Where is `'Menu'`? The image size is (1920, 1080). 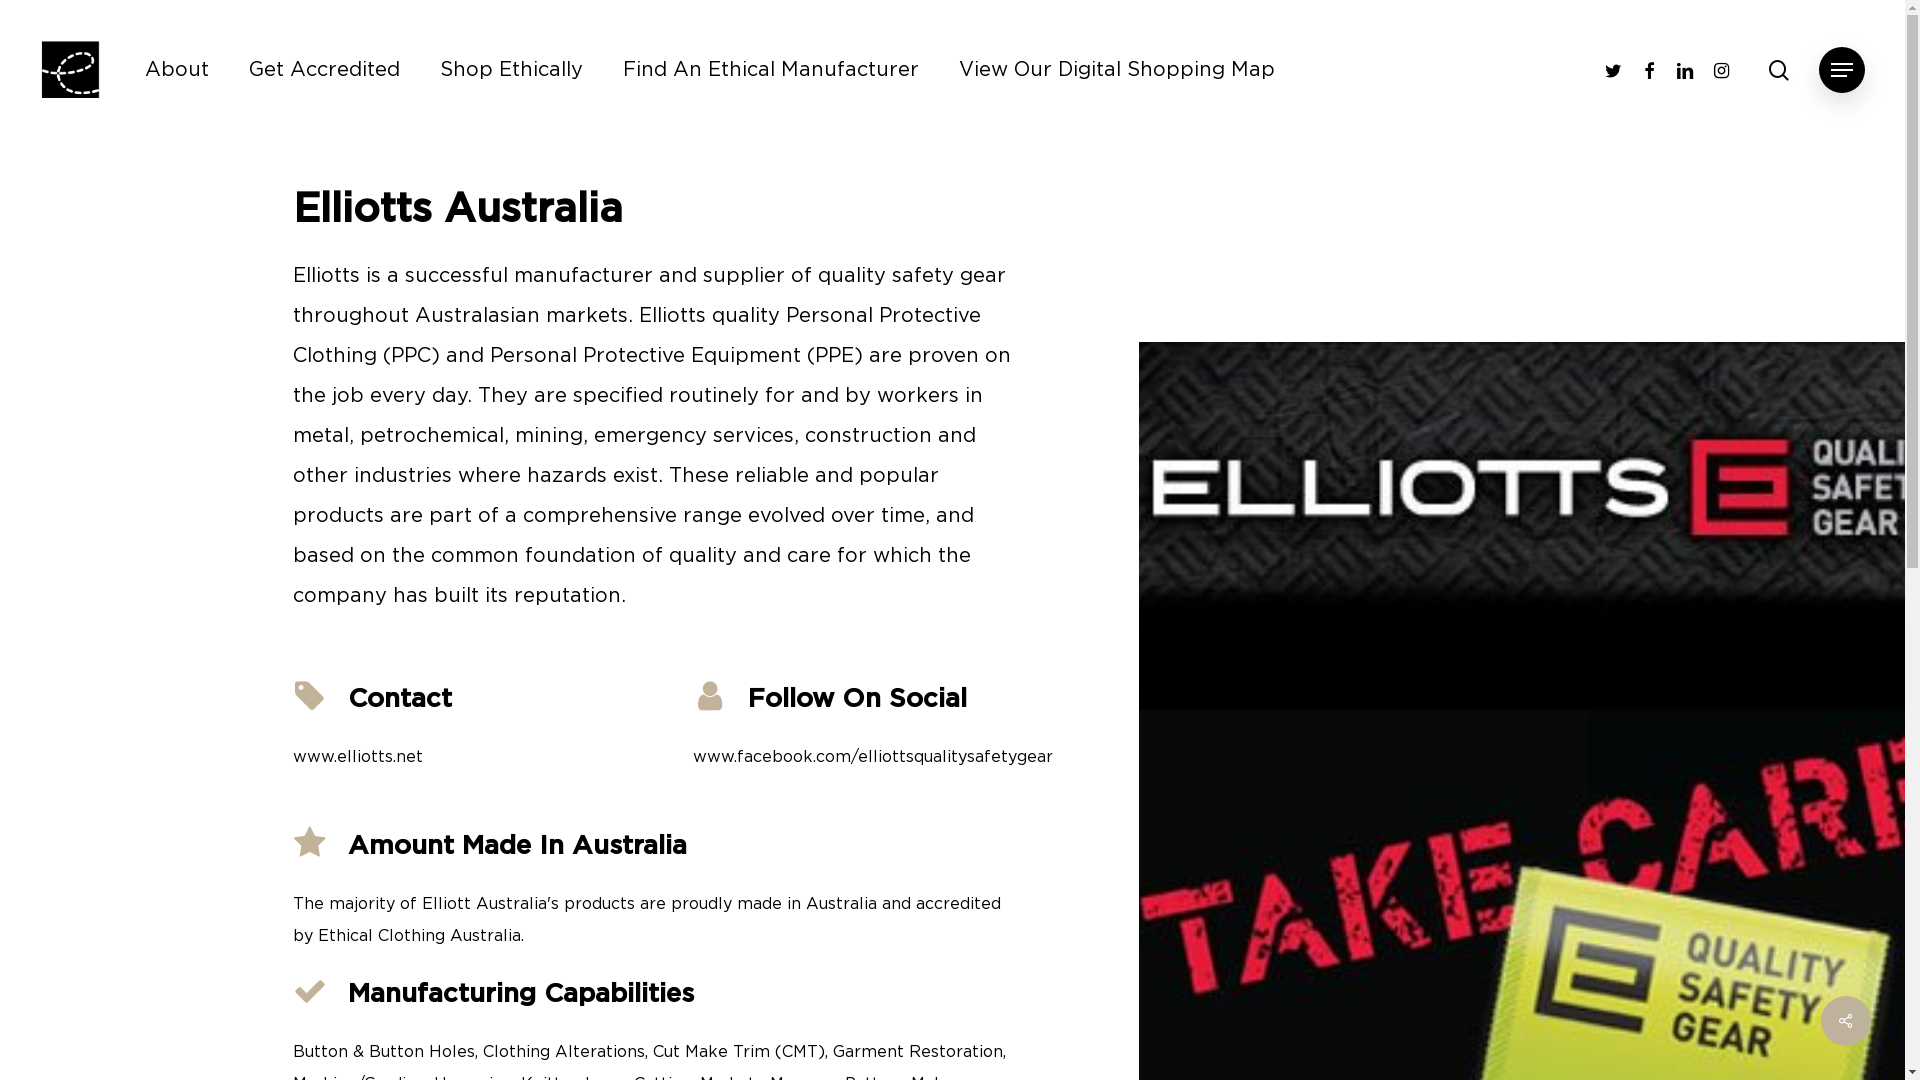
'Menu' is located at coordinates (1841, 69).